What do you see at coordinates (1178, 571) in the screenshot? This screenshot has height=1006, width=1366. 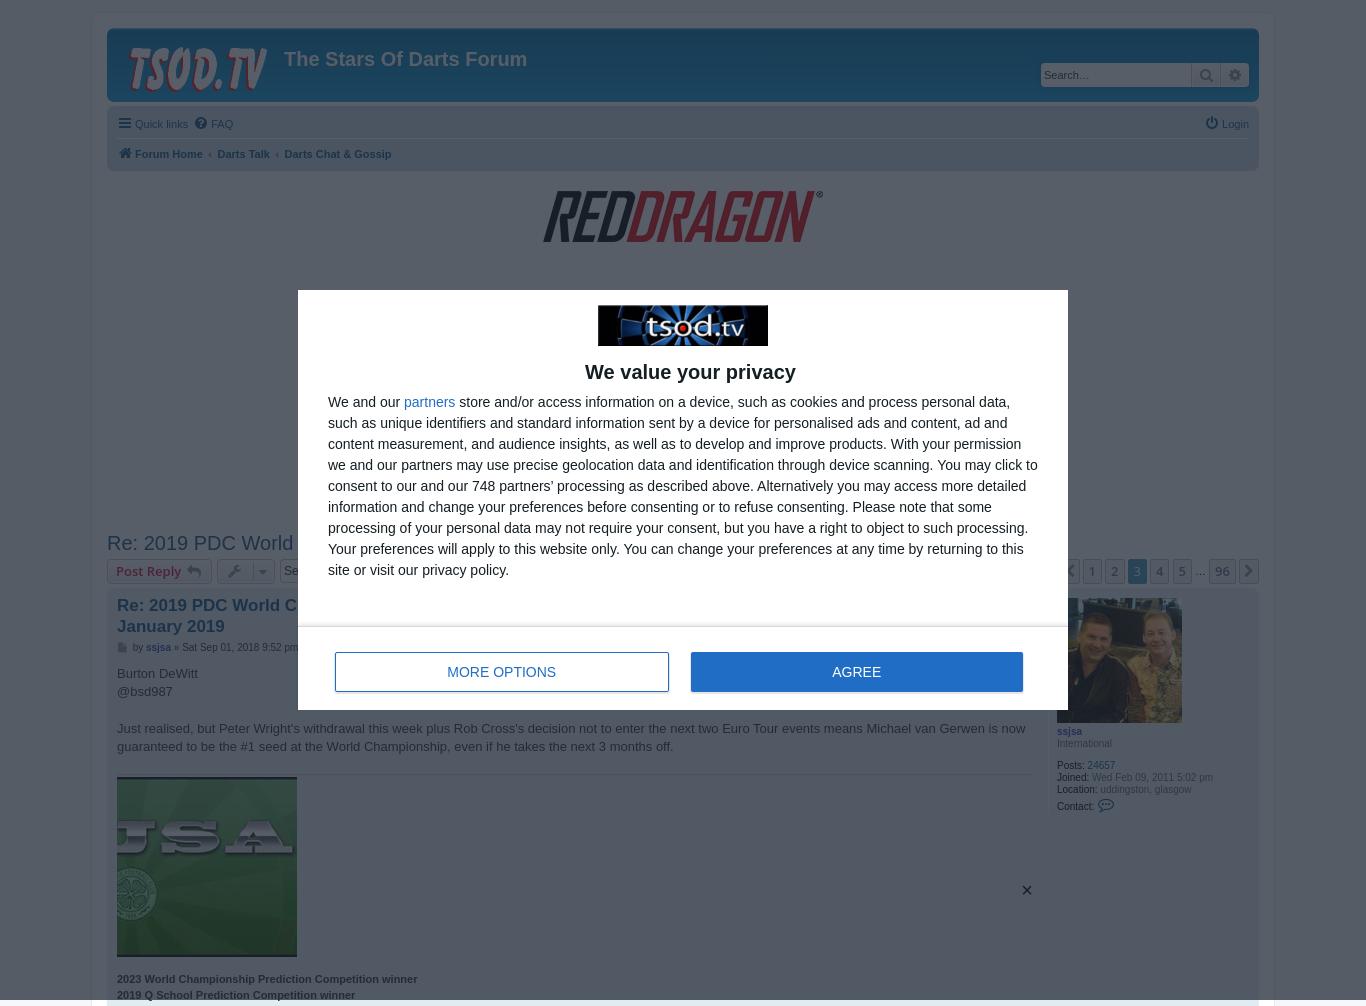 I see `'5'` at bounding box center [1178, 571].